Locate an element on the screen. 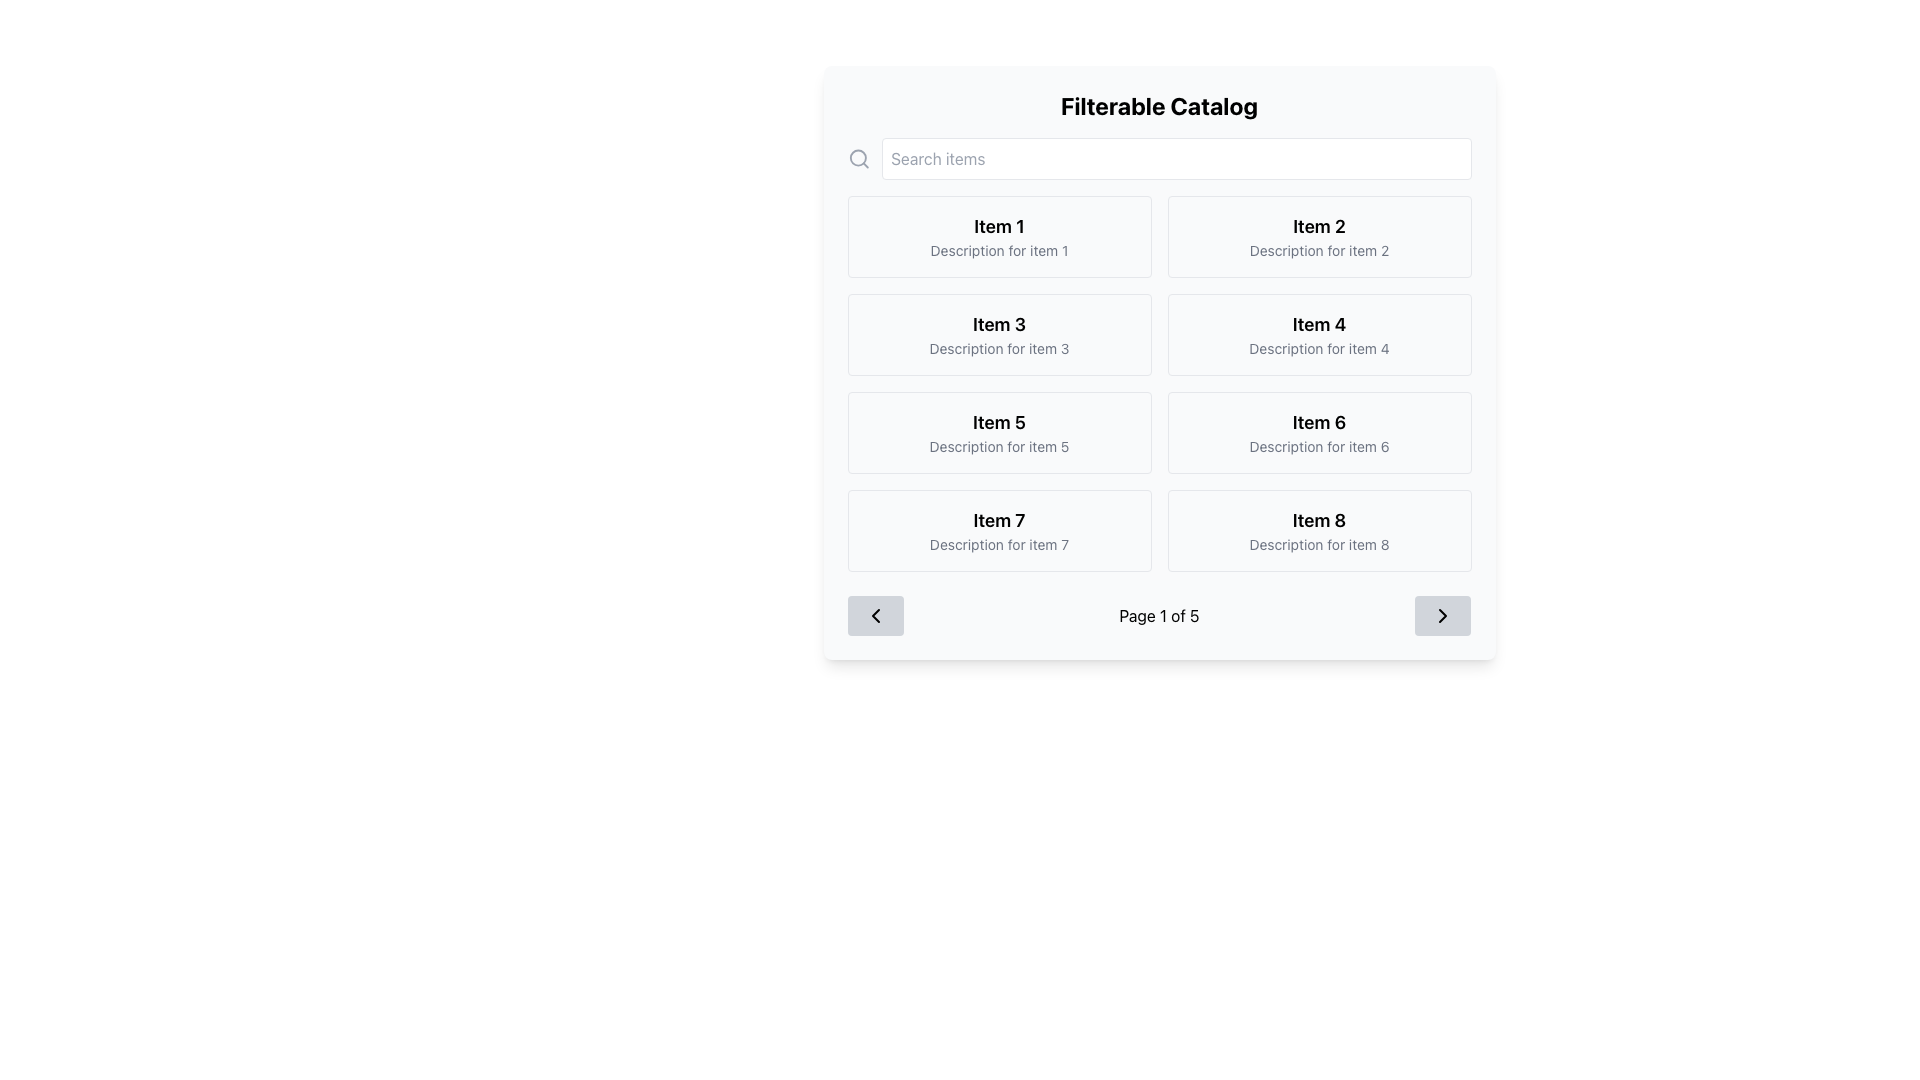 This screenshot has height=1080, width=1920. the small triangular chevron icon pointing left located in the pagination area at the bottom left corner of the interface is located at coordinates (875, 615).